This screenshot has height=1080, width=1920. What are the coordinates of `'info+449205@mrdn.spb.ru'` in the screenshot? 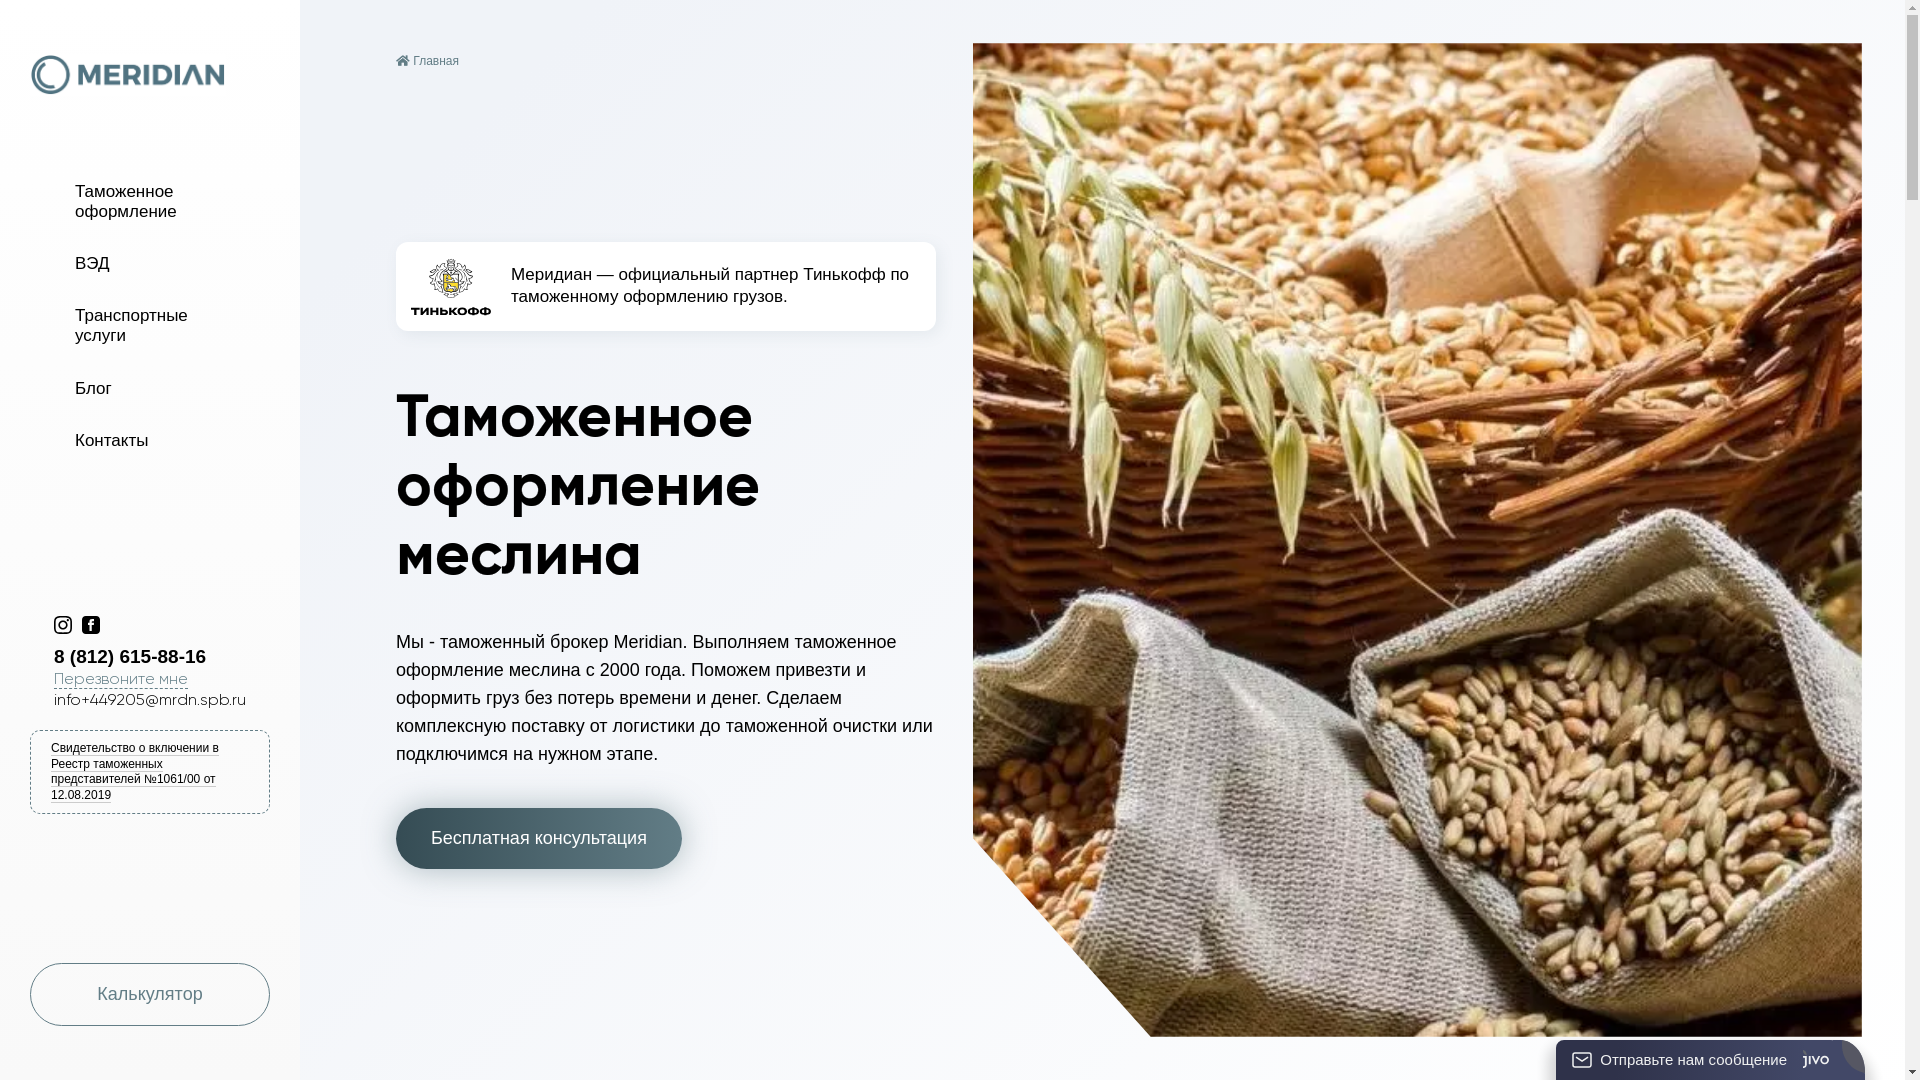 It's located at (53, 698).